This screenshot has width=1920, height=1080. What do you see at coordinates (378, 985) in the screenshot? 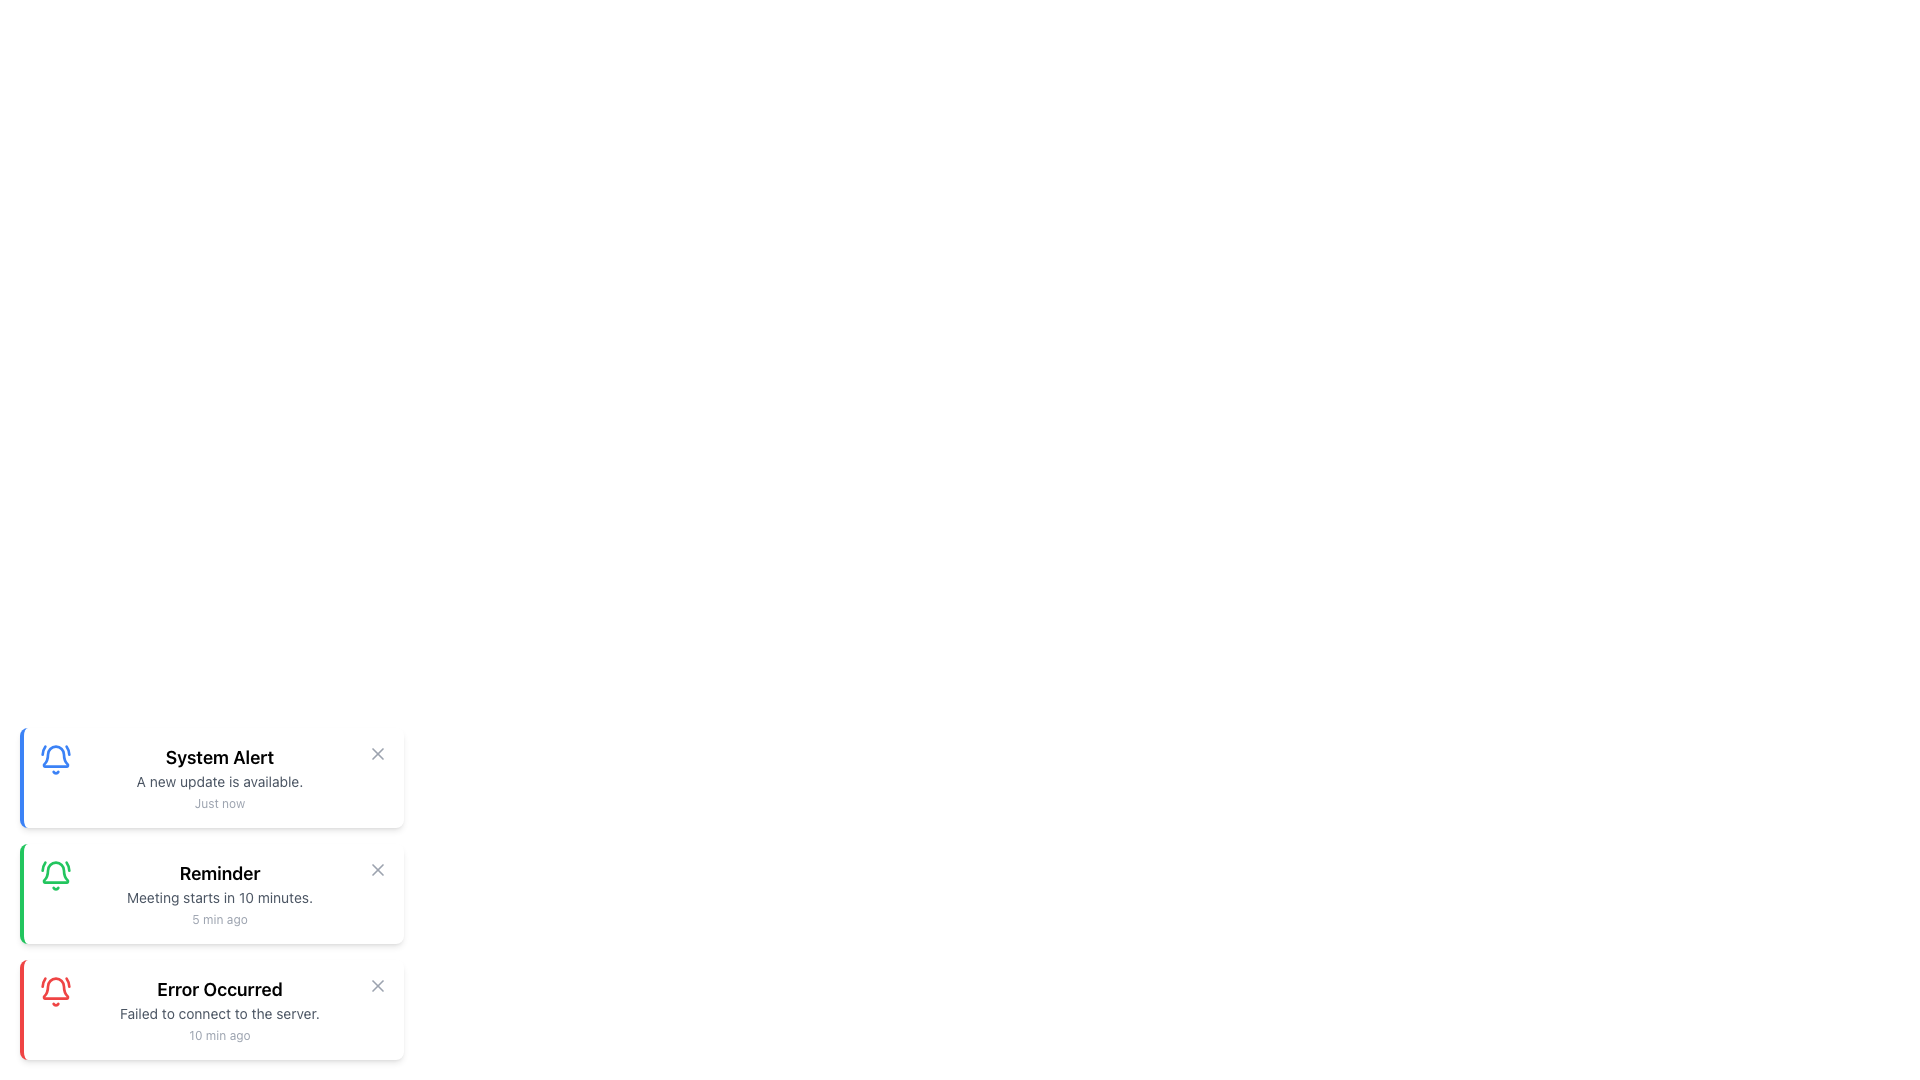
I see `the close button 'X' icon located at the bottom-right corner of the third notification card titled 'Error Occurred'` at bounding box center [378, 985].